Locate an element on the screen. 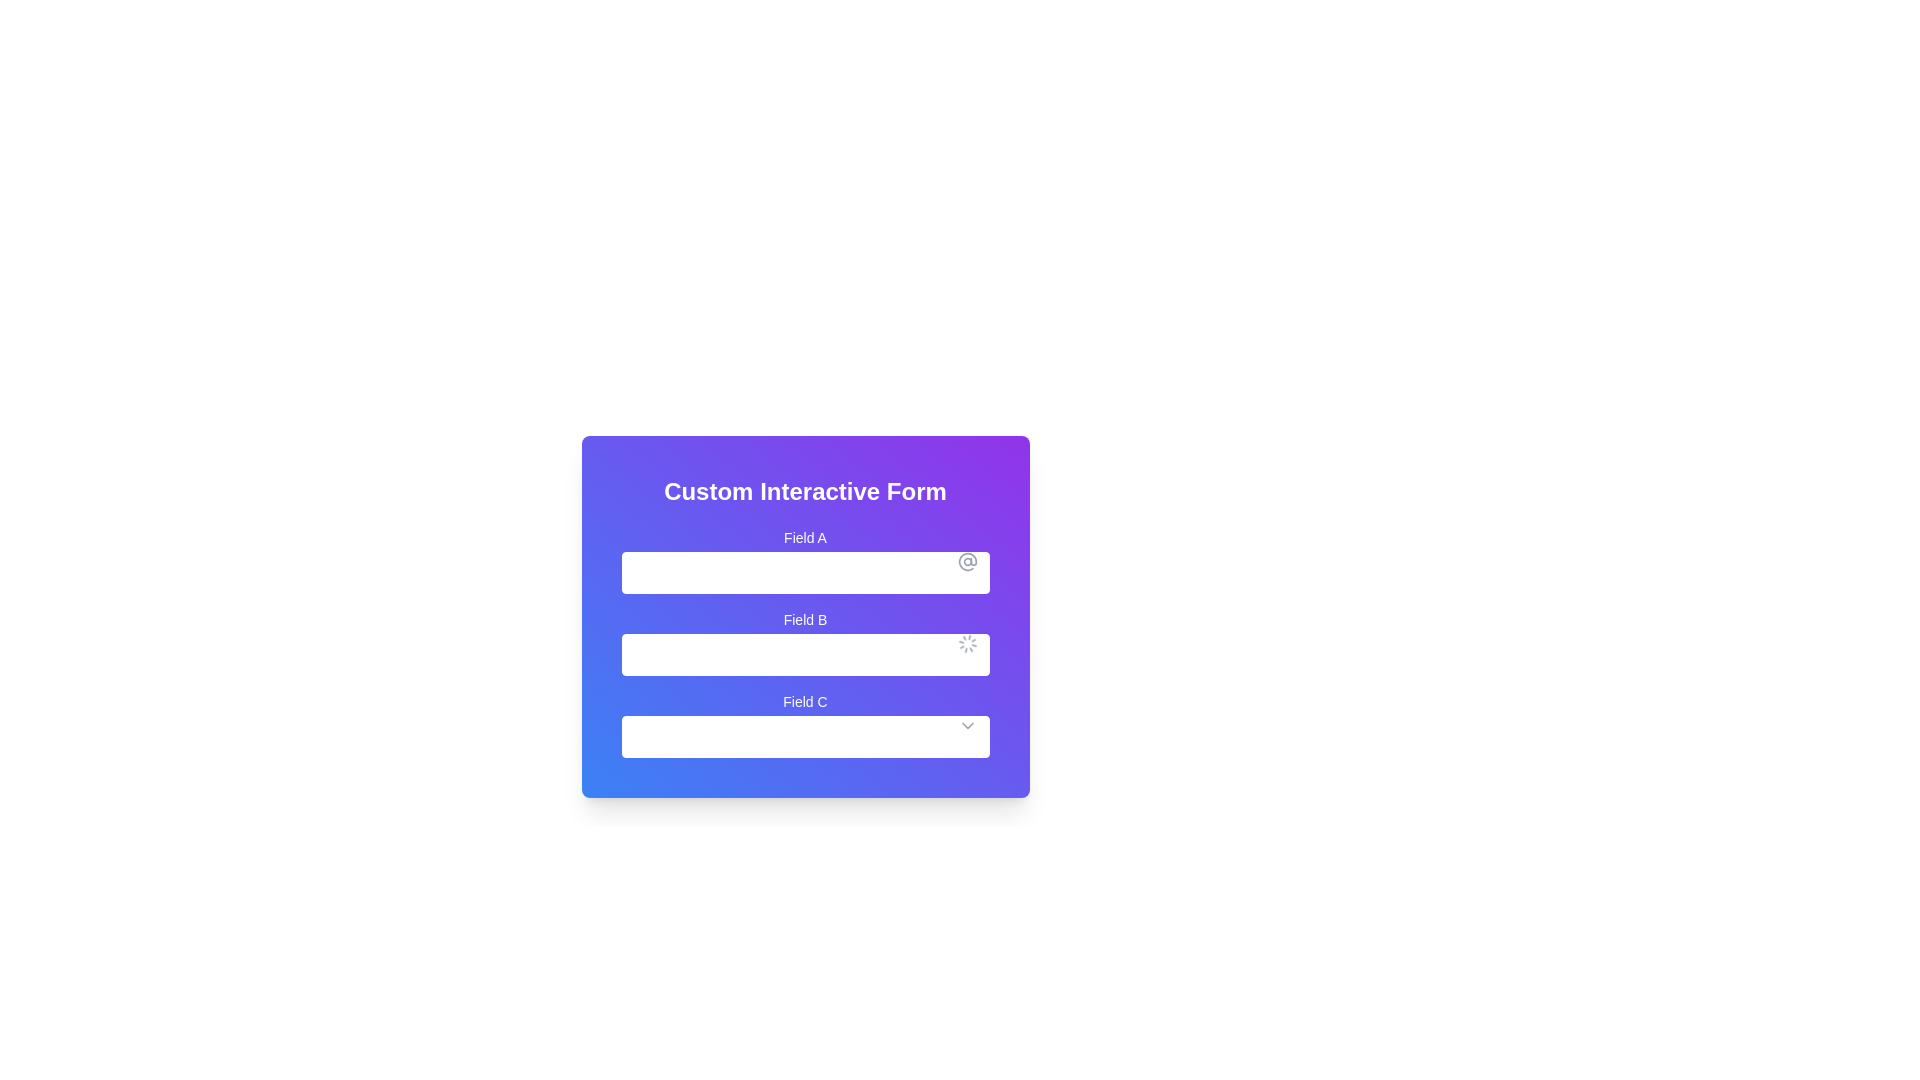 The height and width of the screenshot is (1080, 1920). the Text input field labeled 'Field A' by tabbing to it is located at coordinates (805, 560).